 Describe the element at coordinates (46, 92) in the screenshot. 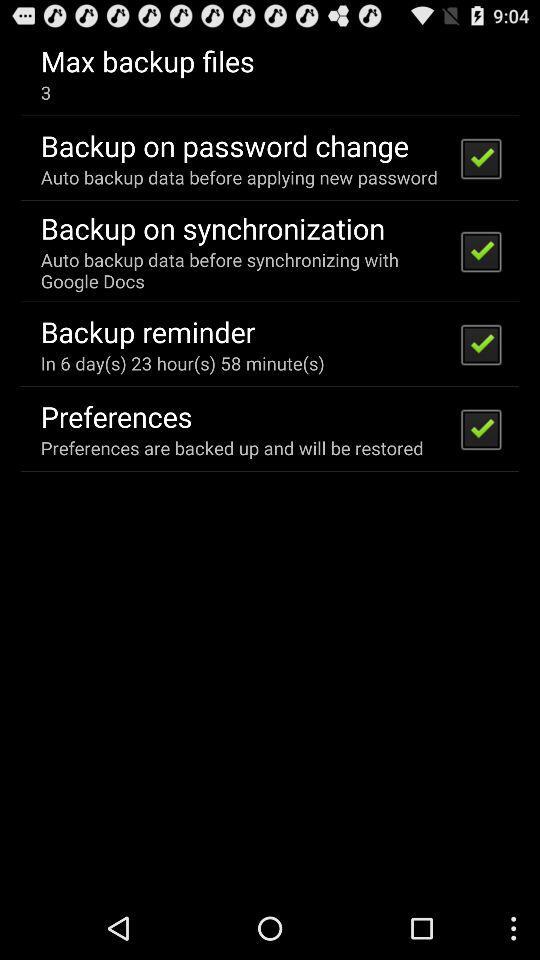

I see `3` at that location.